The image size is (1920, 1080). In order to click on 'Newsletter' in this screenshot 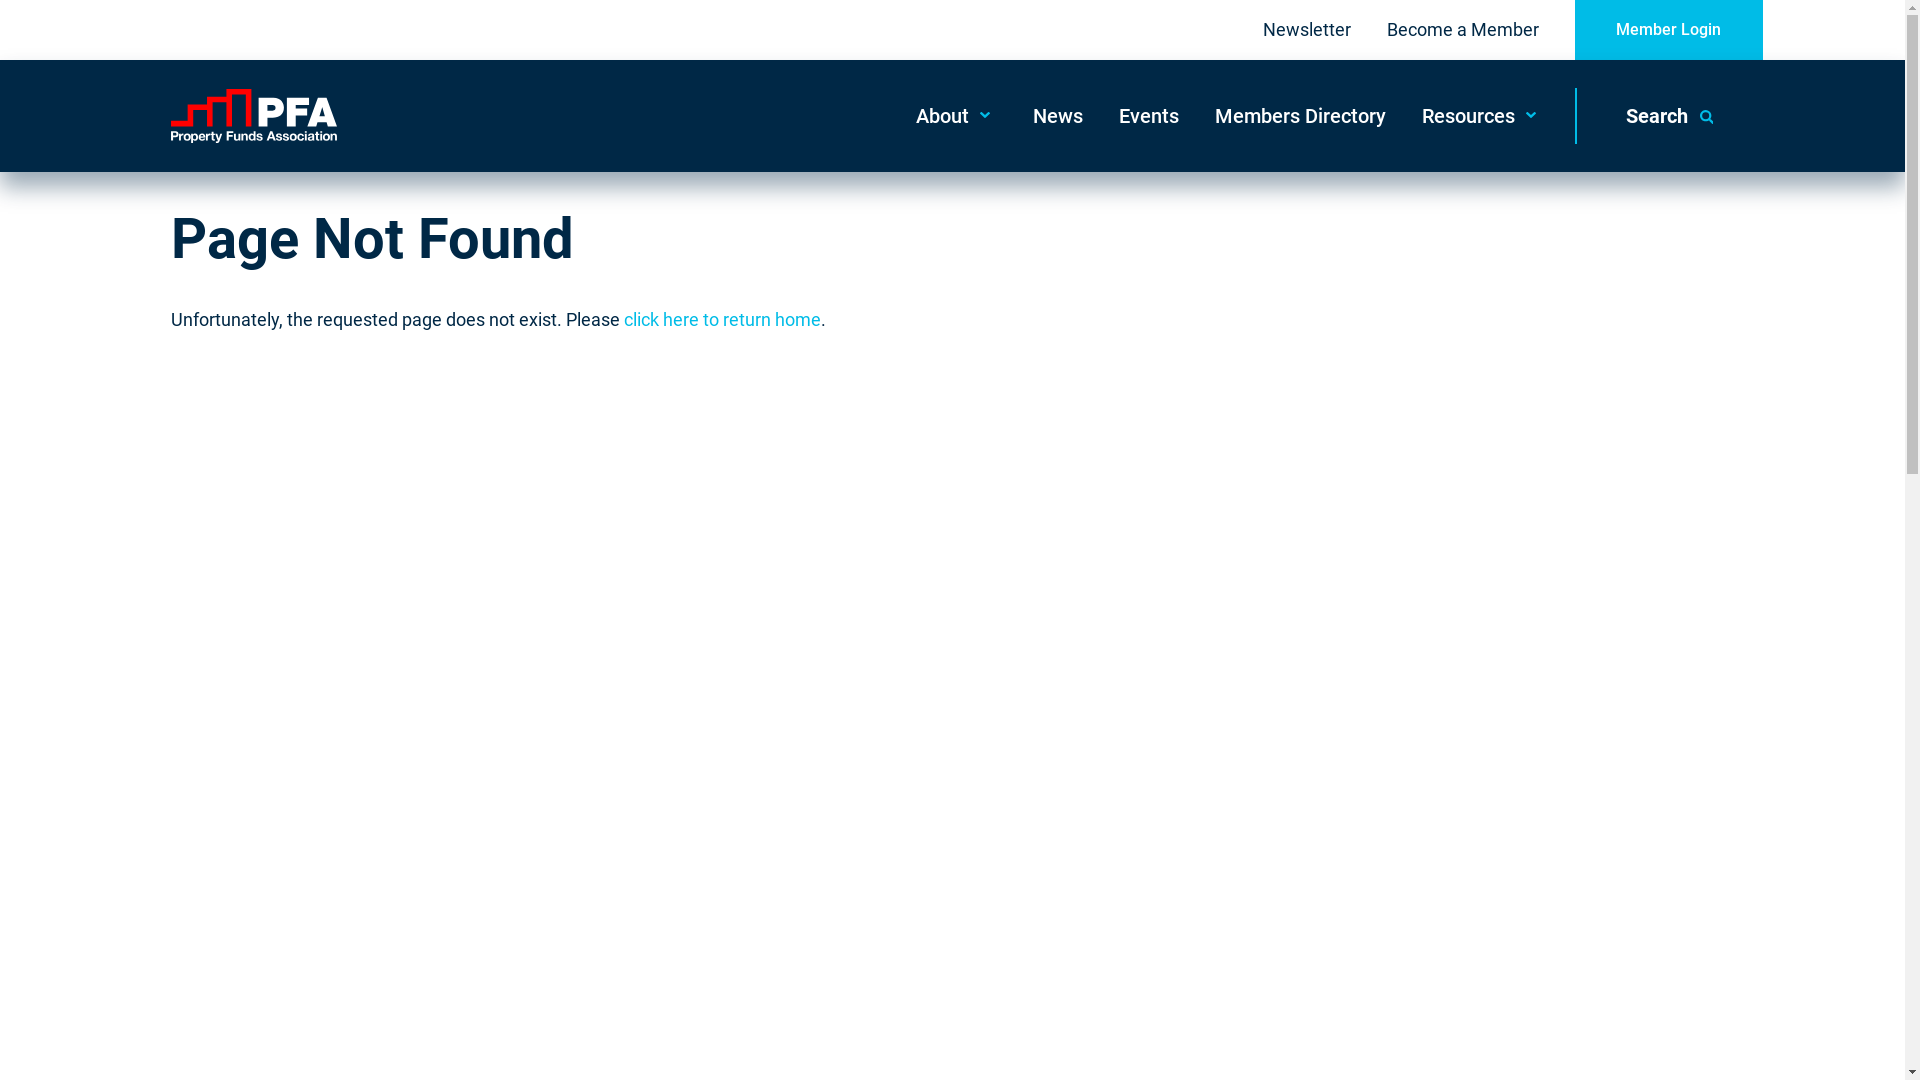, I will do `click(1261, 30)`.